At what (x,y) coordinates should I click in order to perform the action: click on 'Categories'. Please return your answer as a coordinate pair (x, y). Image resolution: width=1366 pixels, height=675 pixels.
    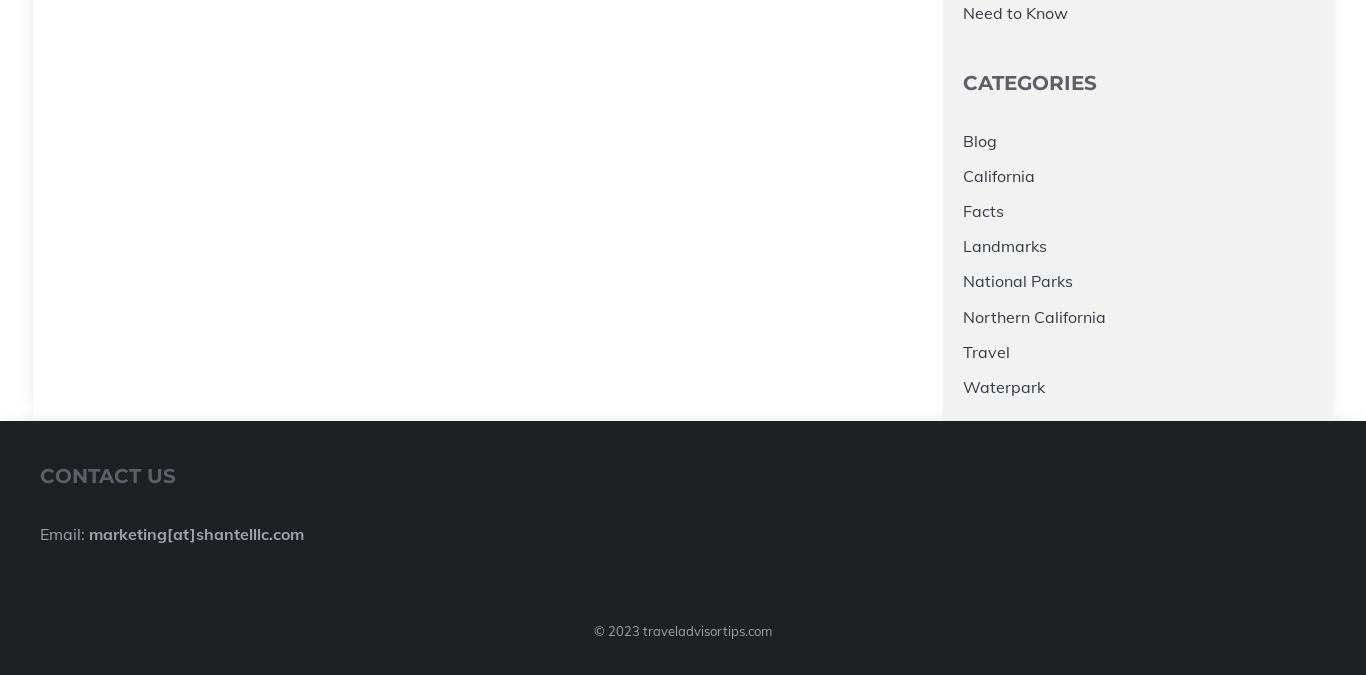
    Looking at the image, I should click on (963, 81).